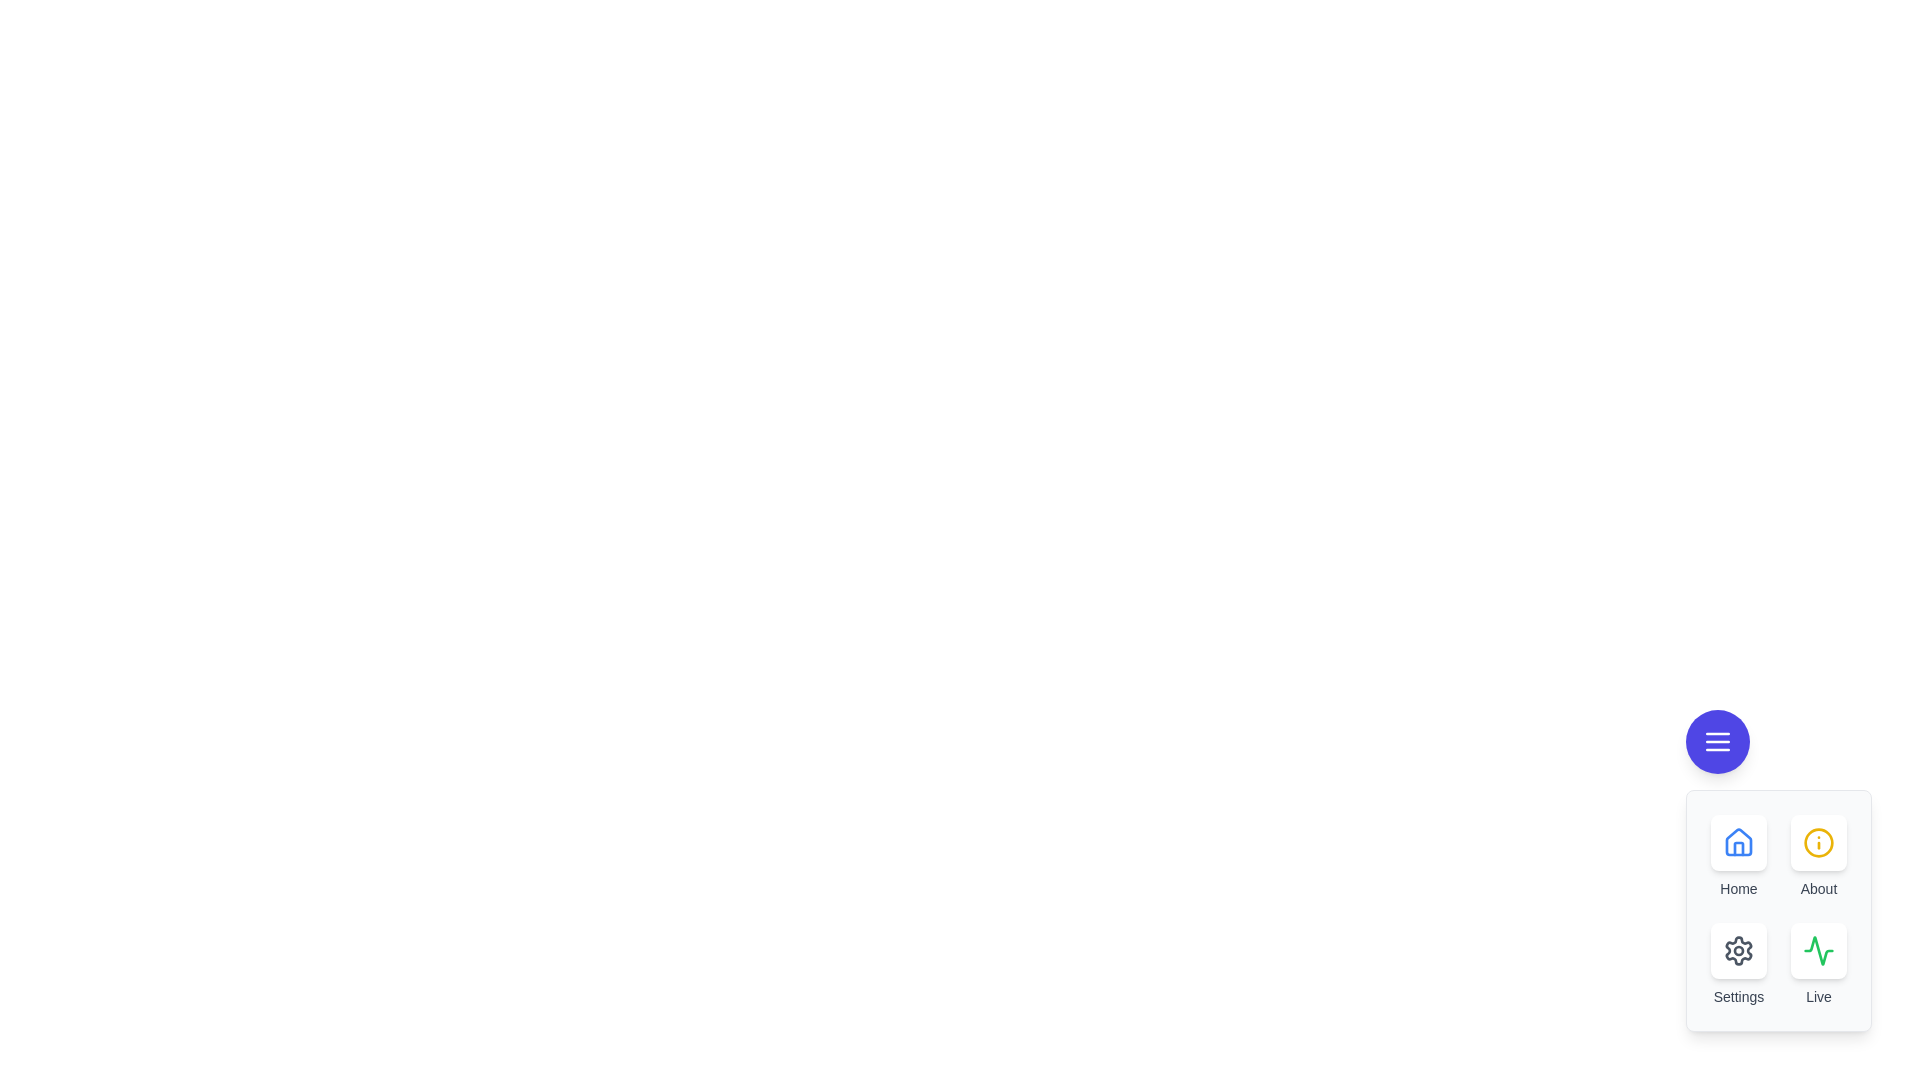  I want to click on the Settings button in the EnhancedSpeedDial component, so click(1737, 950).